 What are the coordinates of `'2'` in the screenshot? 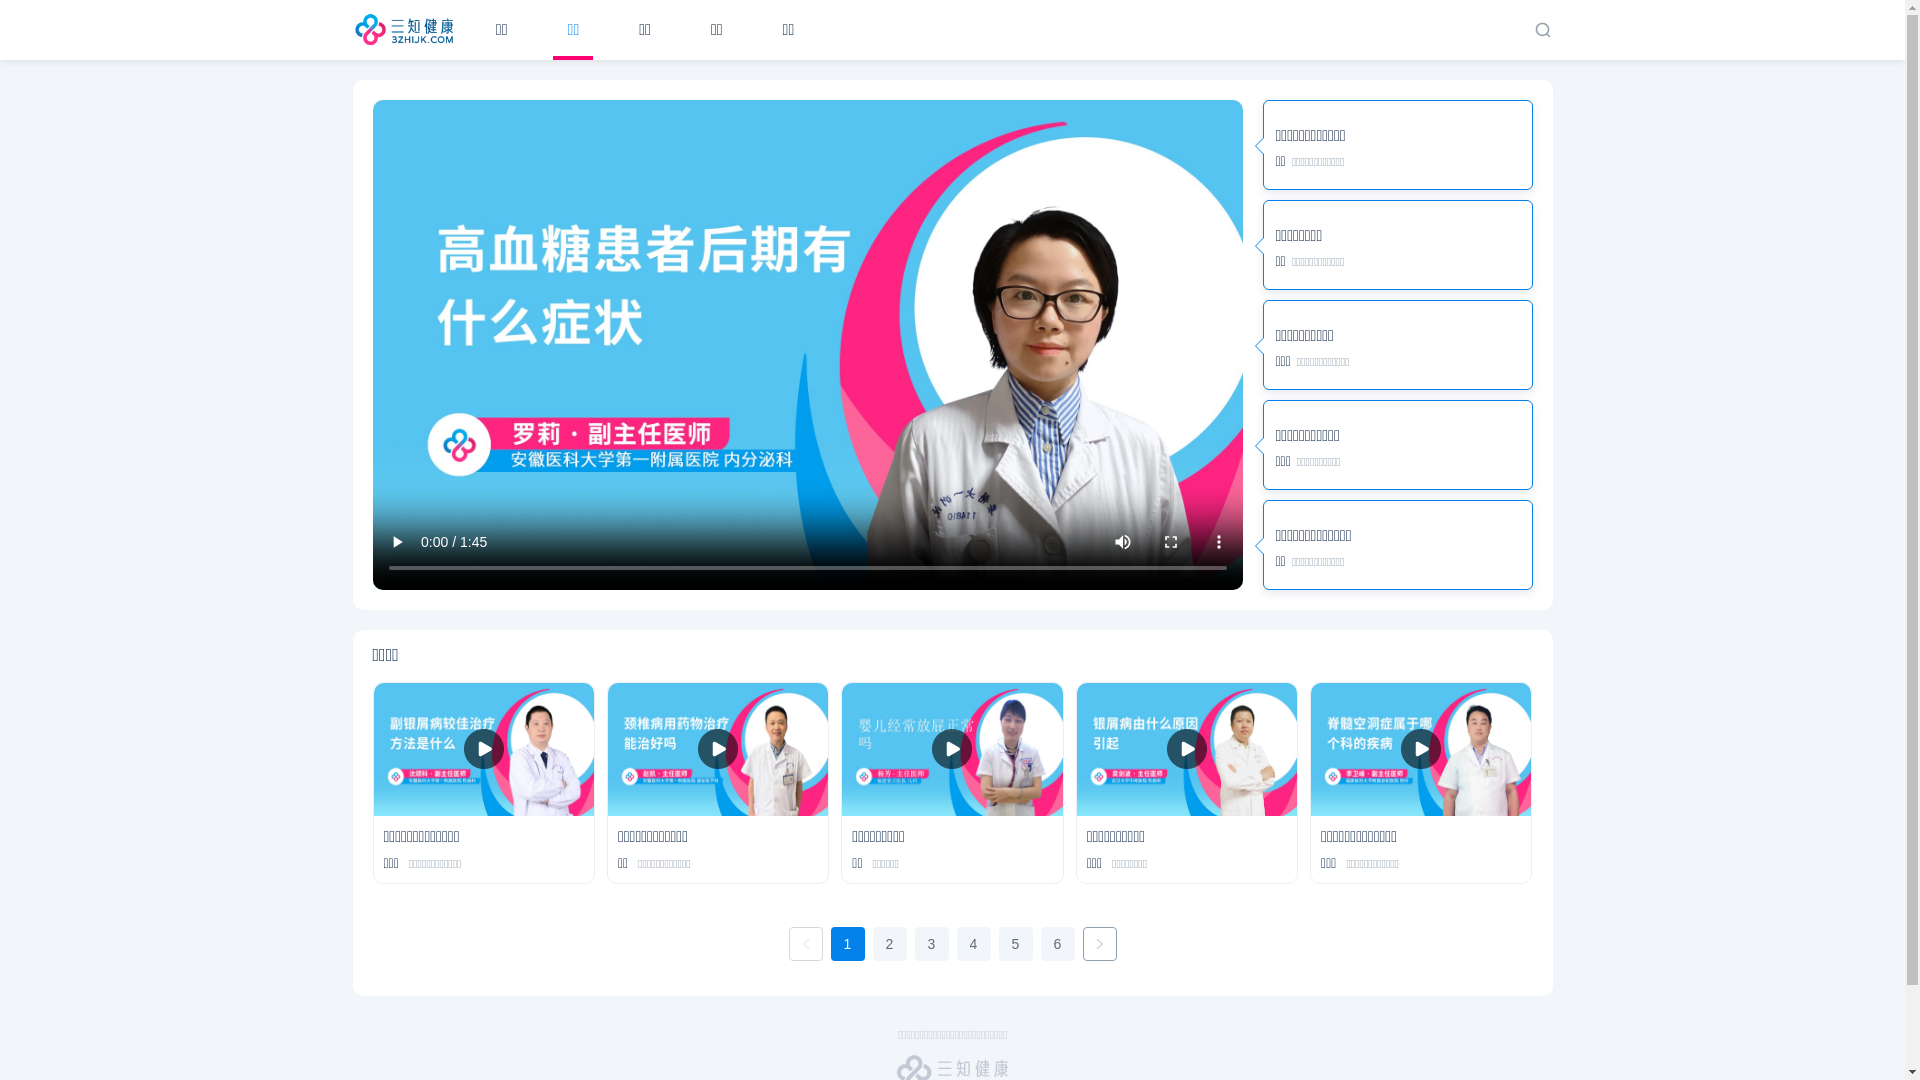 It's located at (872, 944).